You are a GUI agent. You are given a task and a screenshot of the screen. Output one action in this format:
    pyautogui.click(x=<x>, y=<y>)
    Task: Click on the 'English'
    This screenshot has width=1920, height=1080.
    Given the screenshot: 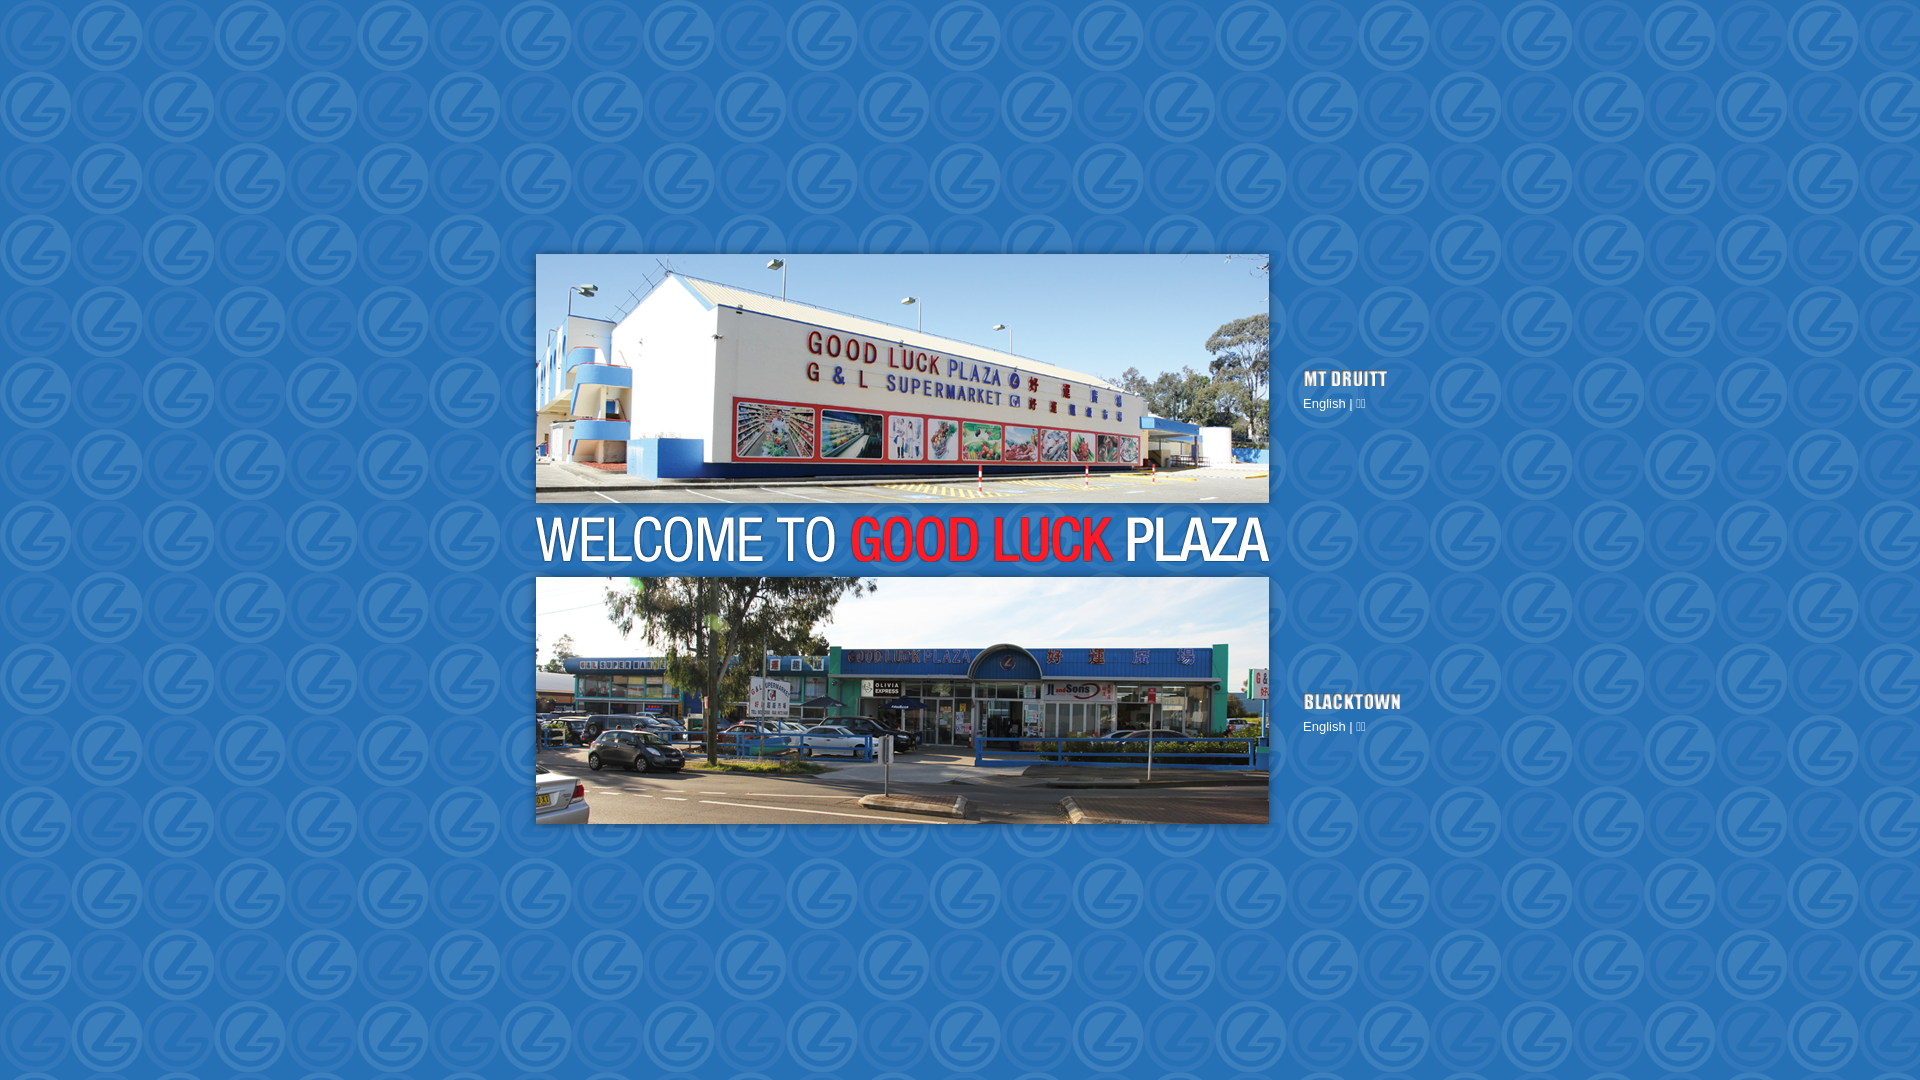 What is the action you would take?
    pyautogui.click(x=1324, y=403)
    